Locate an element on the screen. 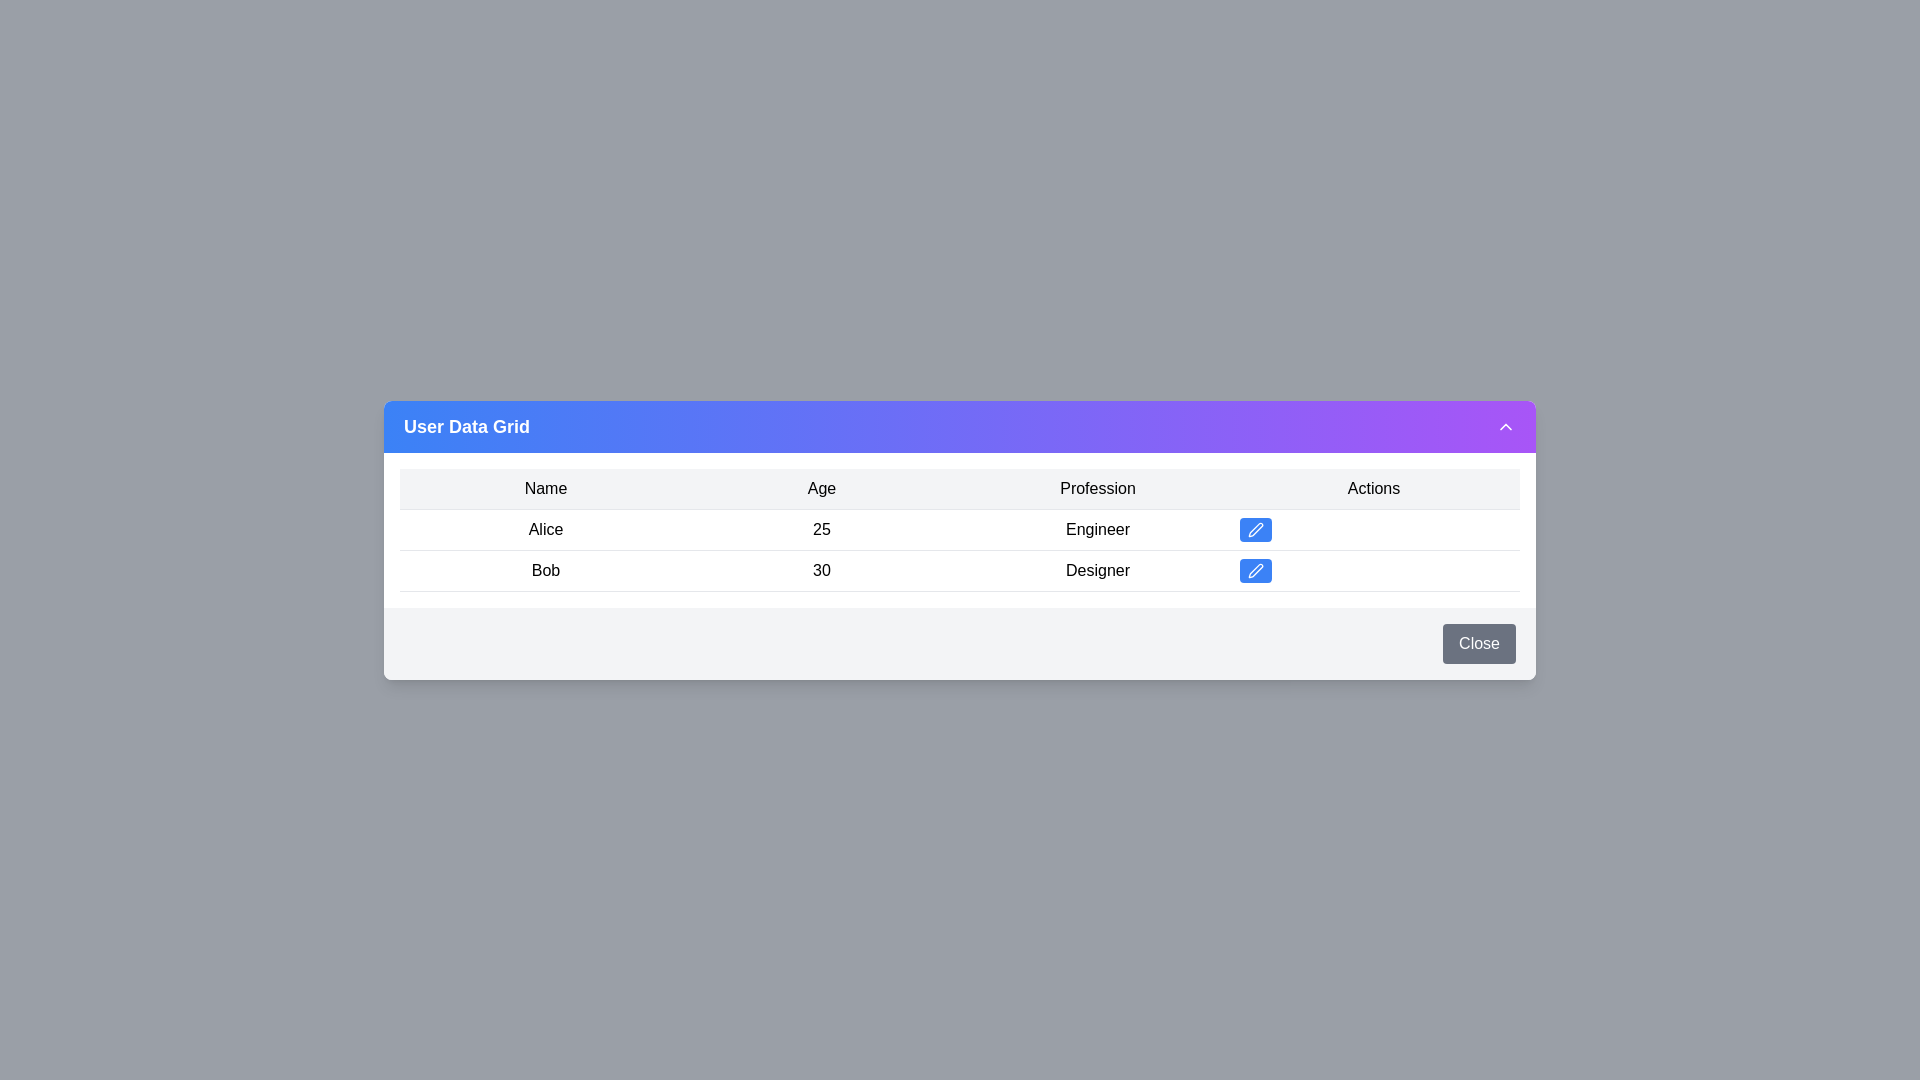  the static text displaying the number '30' located in the second row under the 'Age' column of the user data grid is located at coordinates (821, 570).